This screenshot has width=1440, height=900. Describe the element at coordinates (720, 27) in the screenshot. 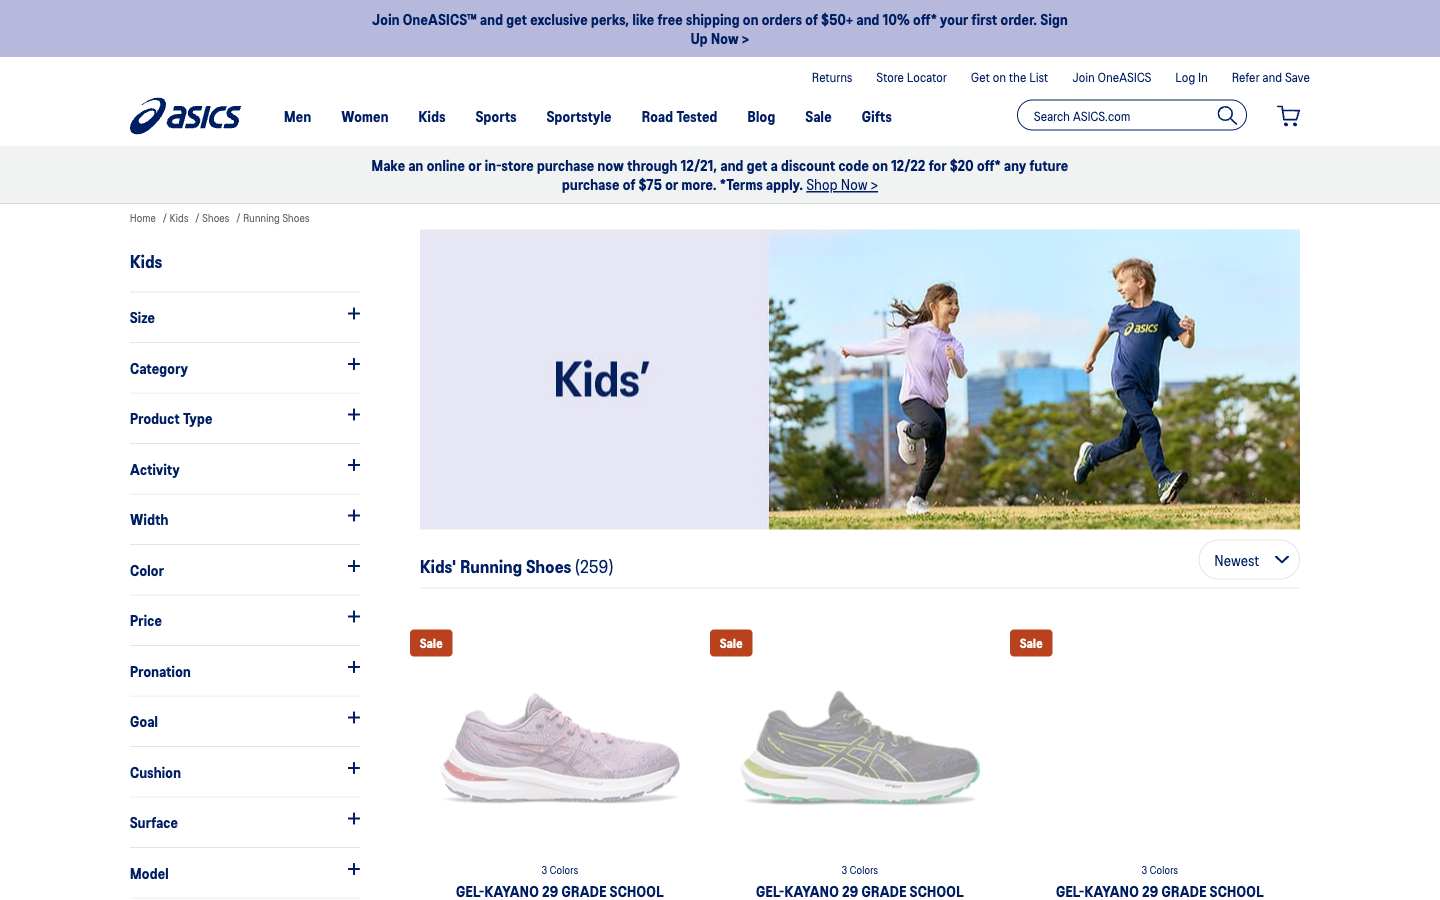

I see `Identify the singular offers they propose` at that location.